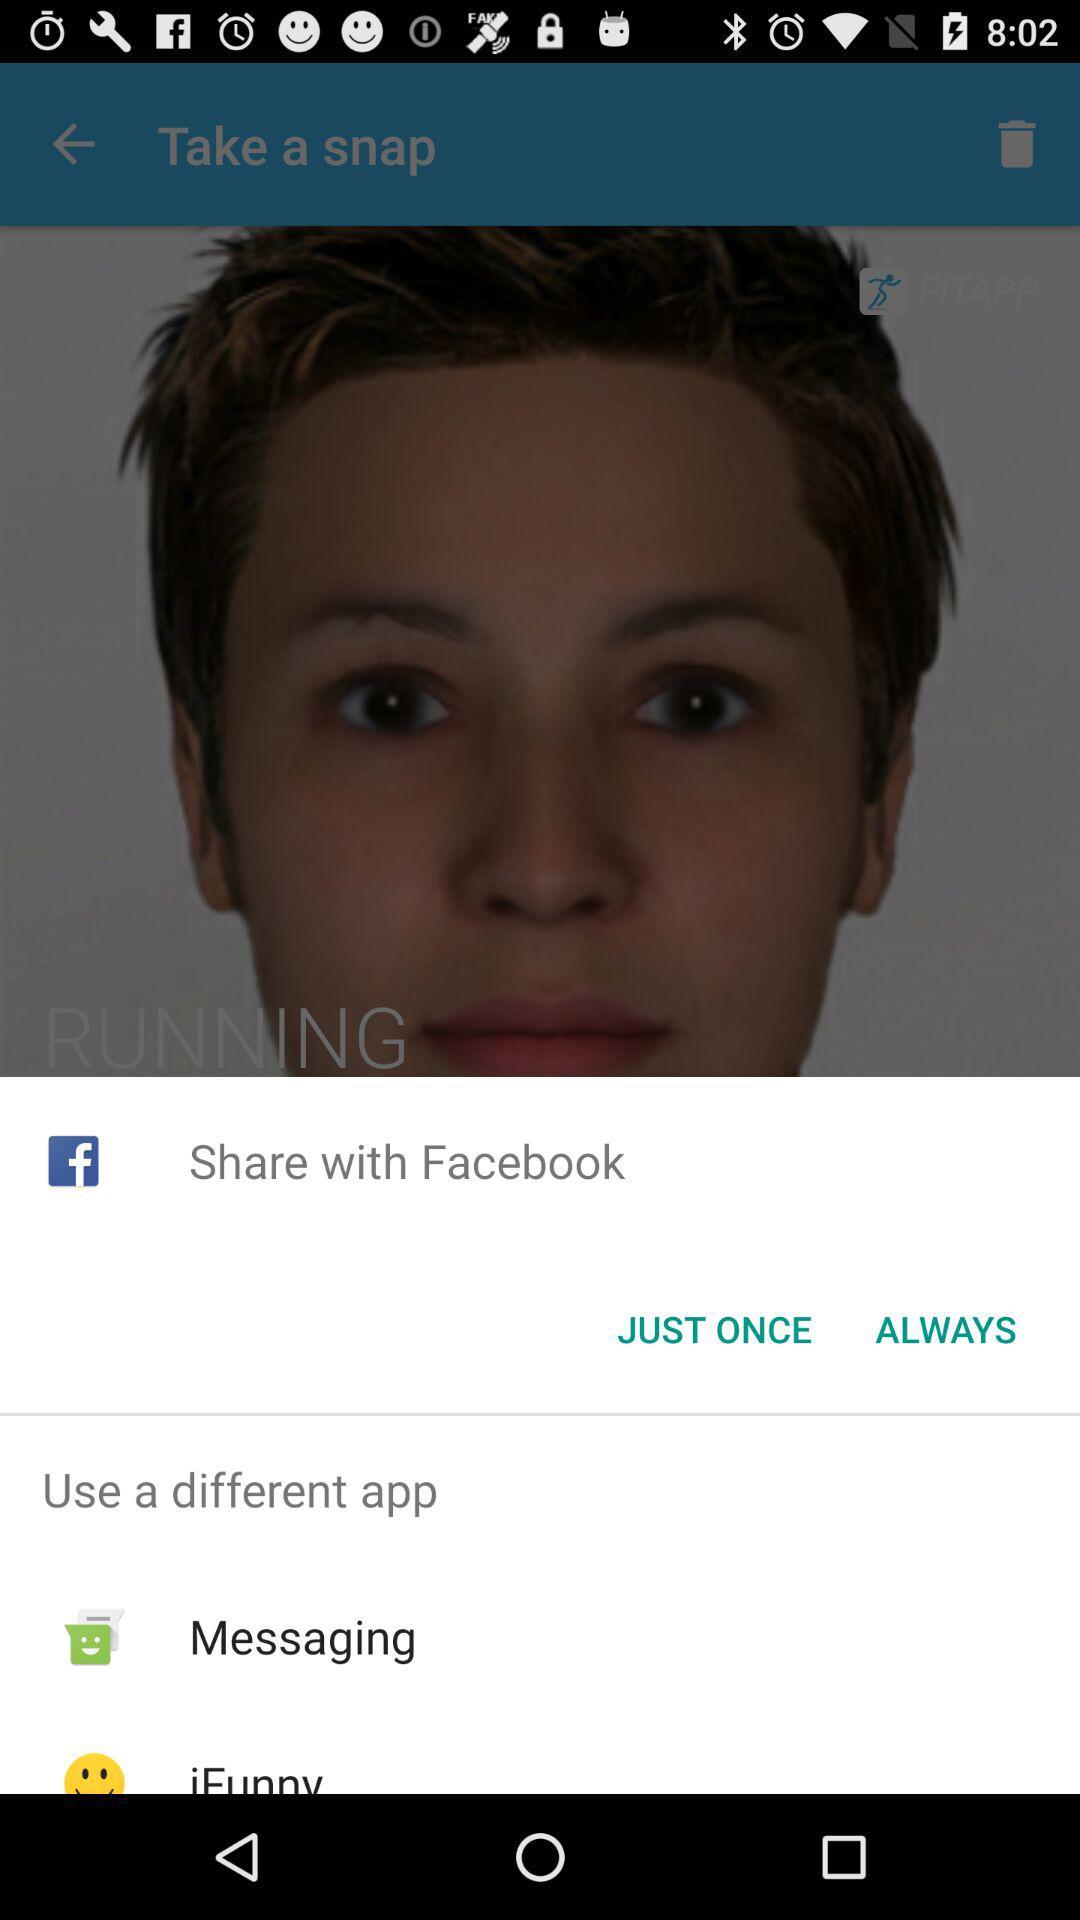 The height and width of the screenshot is (1920, 1080). I want to click on icon next to just once icon, so click(945, 1329).